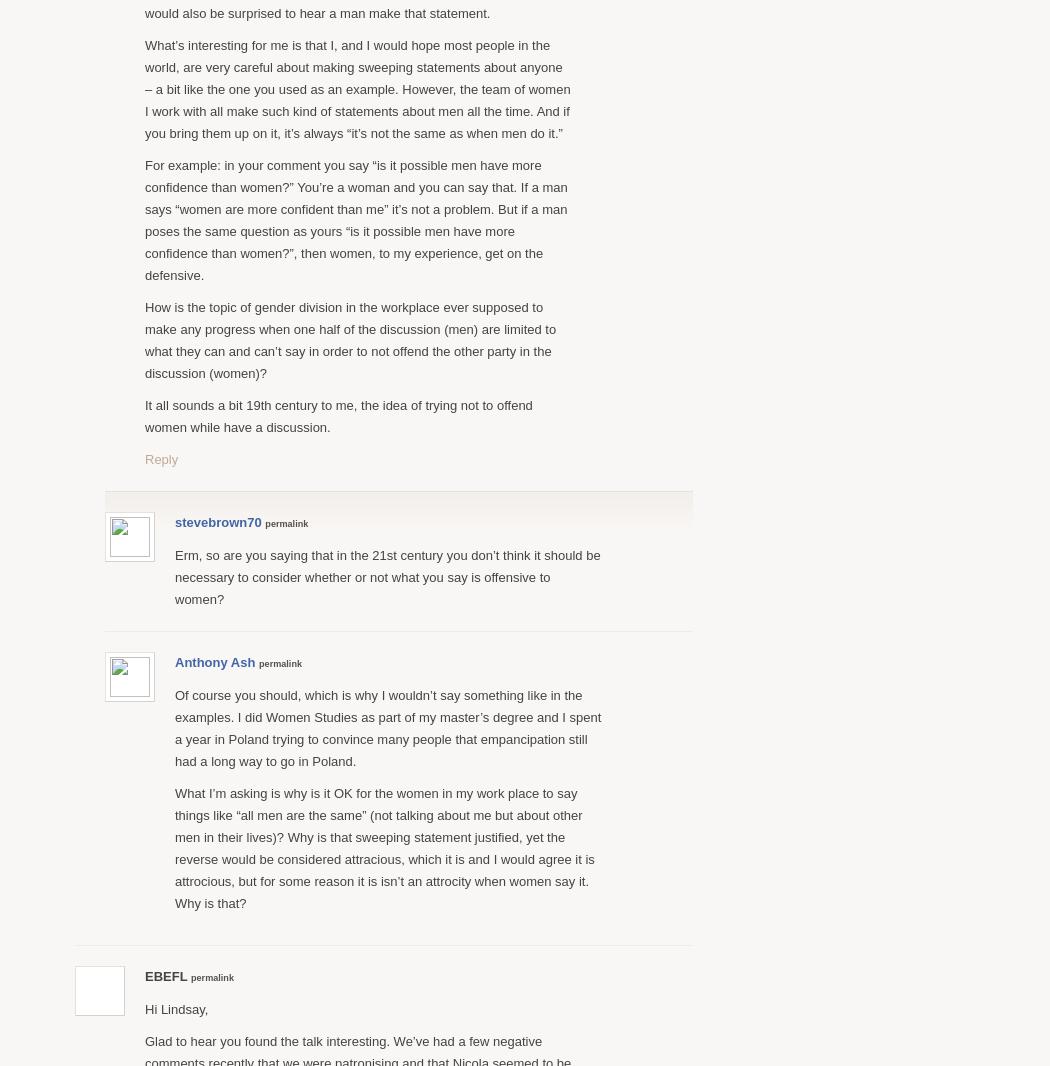 This screenshot has width=1050, height=1066. I want to click on 'What I’m asking is why is it OK for the women in my work place to say things like “all men are the same” (not talking about me but about other men in their lives)? Why is that sweeping statement justified, yet the reverse would be considered attracious, which it is and I would agree it is attrocious, but for some reason it is isn’t an attrocity when women say it. Why is that?', so click(384, 847).